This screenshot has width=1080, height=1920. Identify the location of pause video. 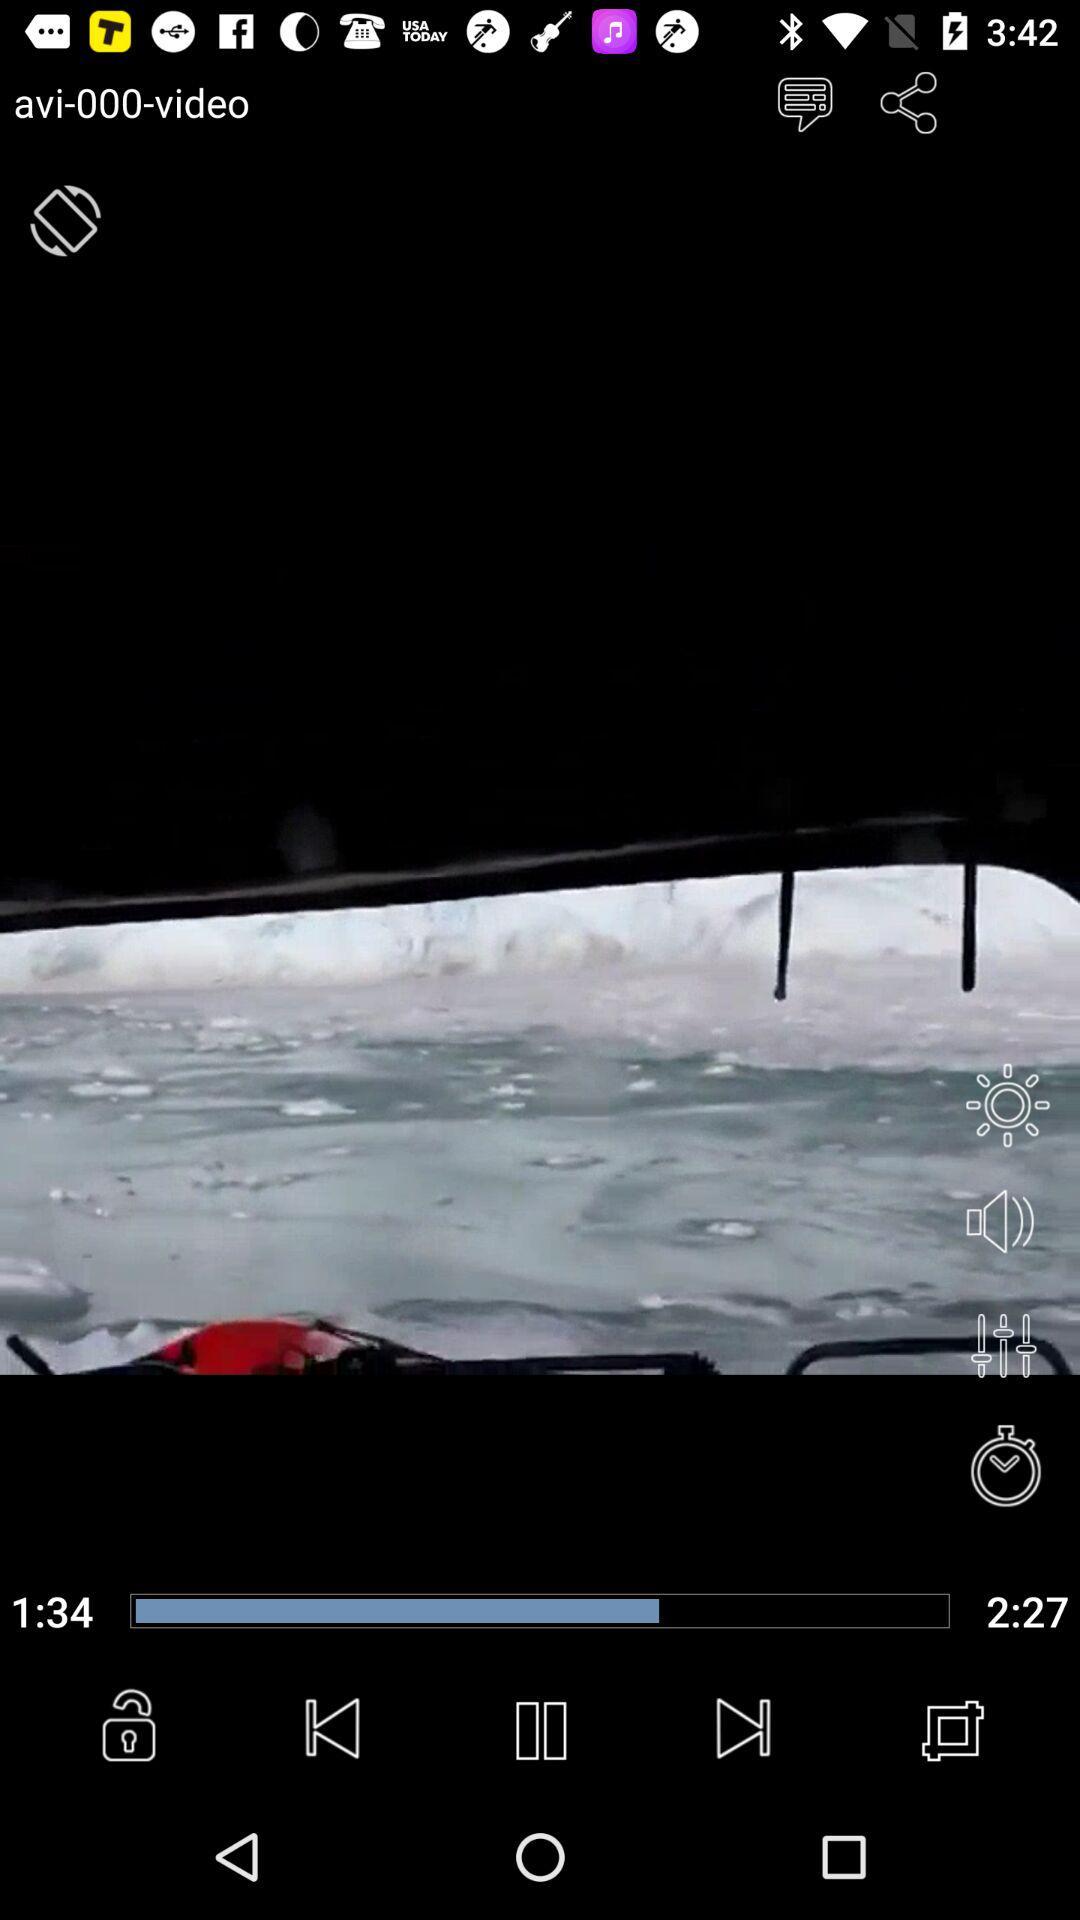
(540, 1730).